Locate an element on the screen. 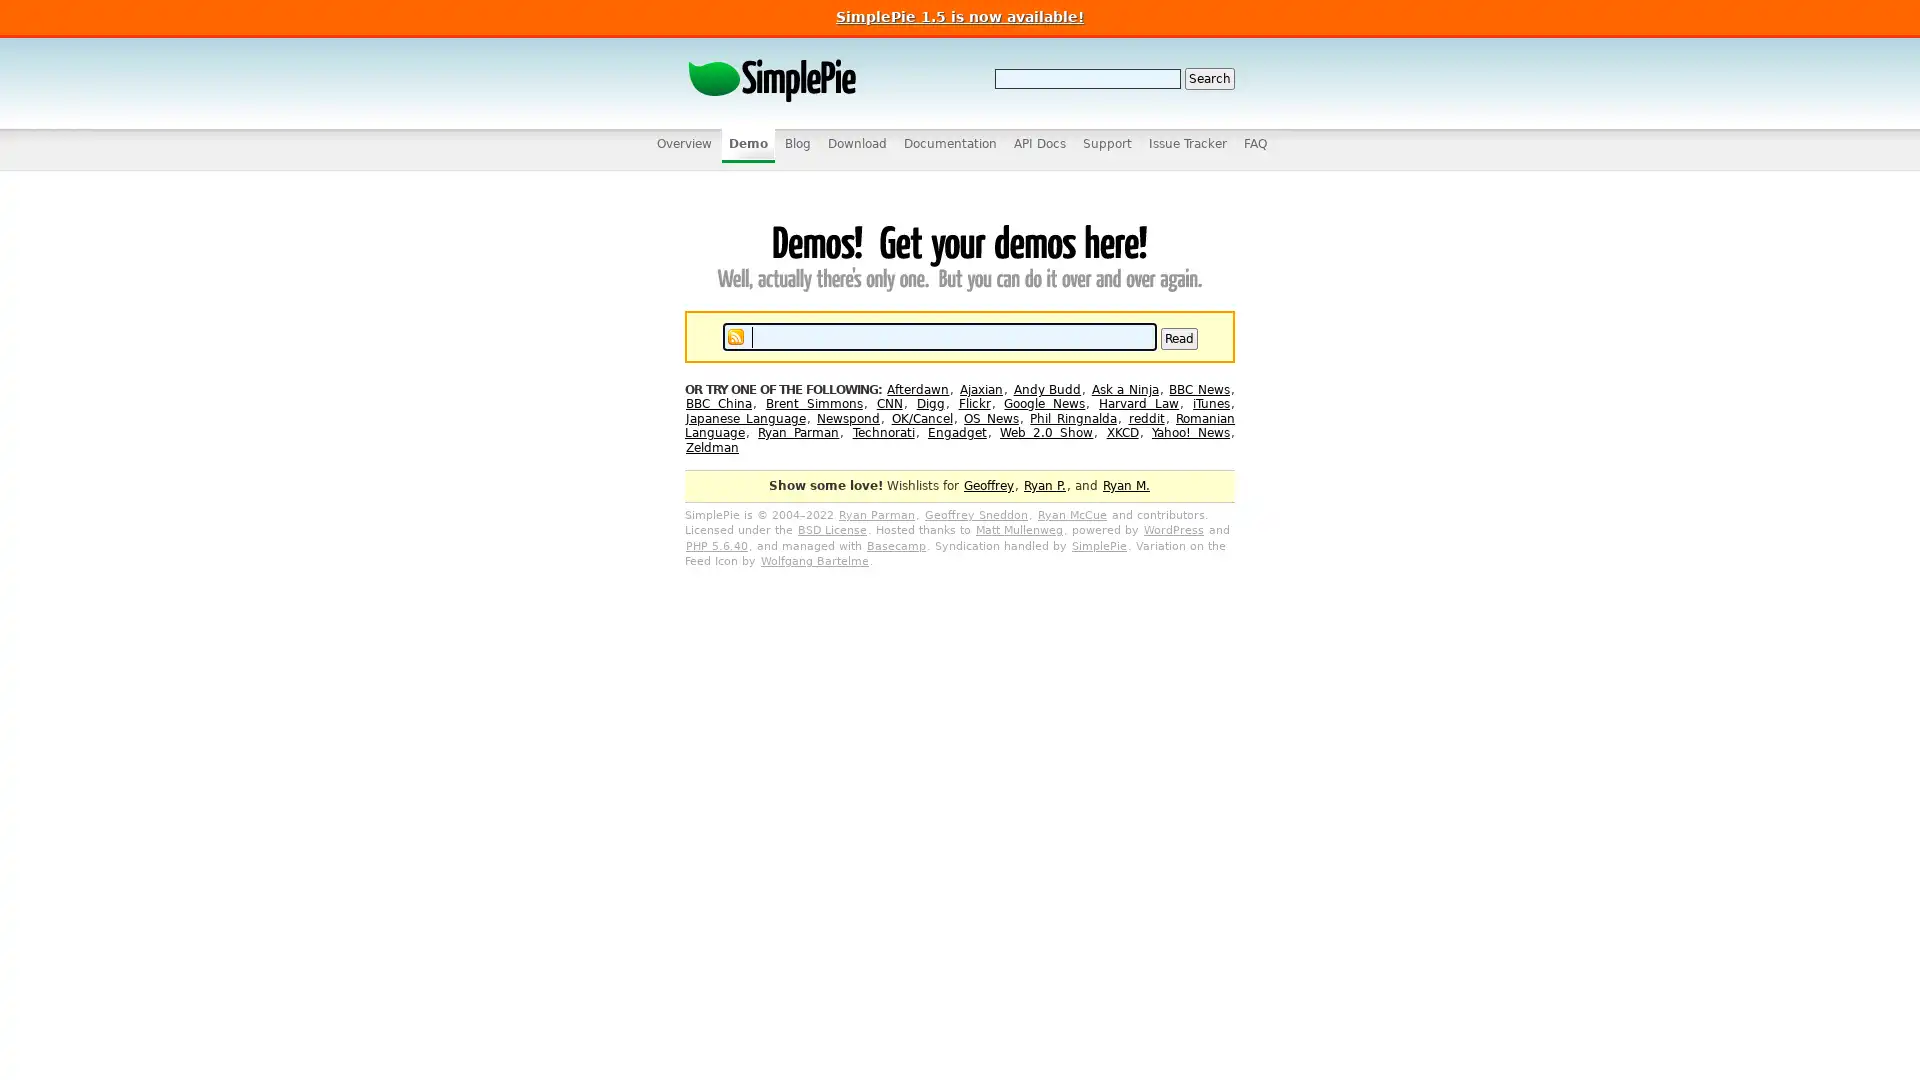  Read is located at coordinates (1178, 338).